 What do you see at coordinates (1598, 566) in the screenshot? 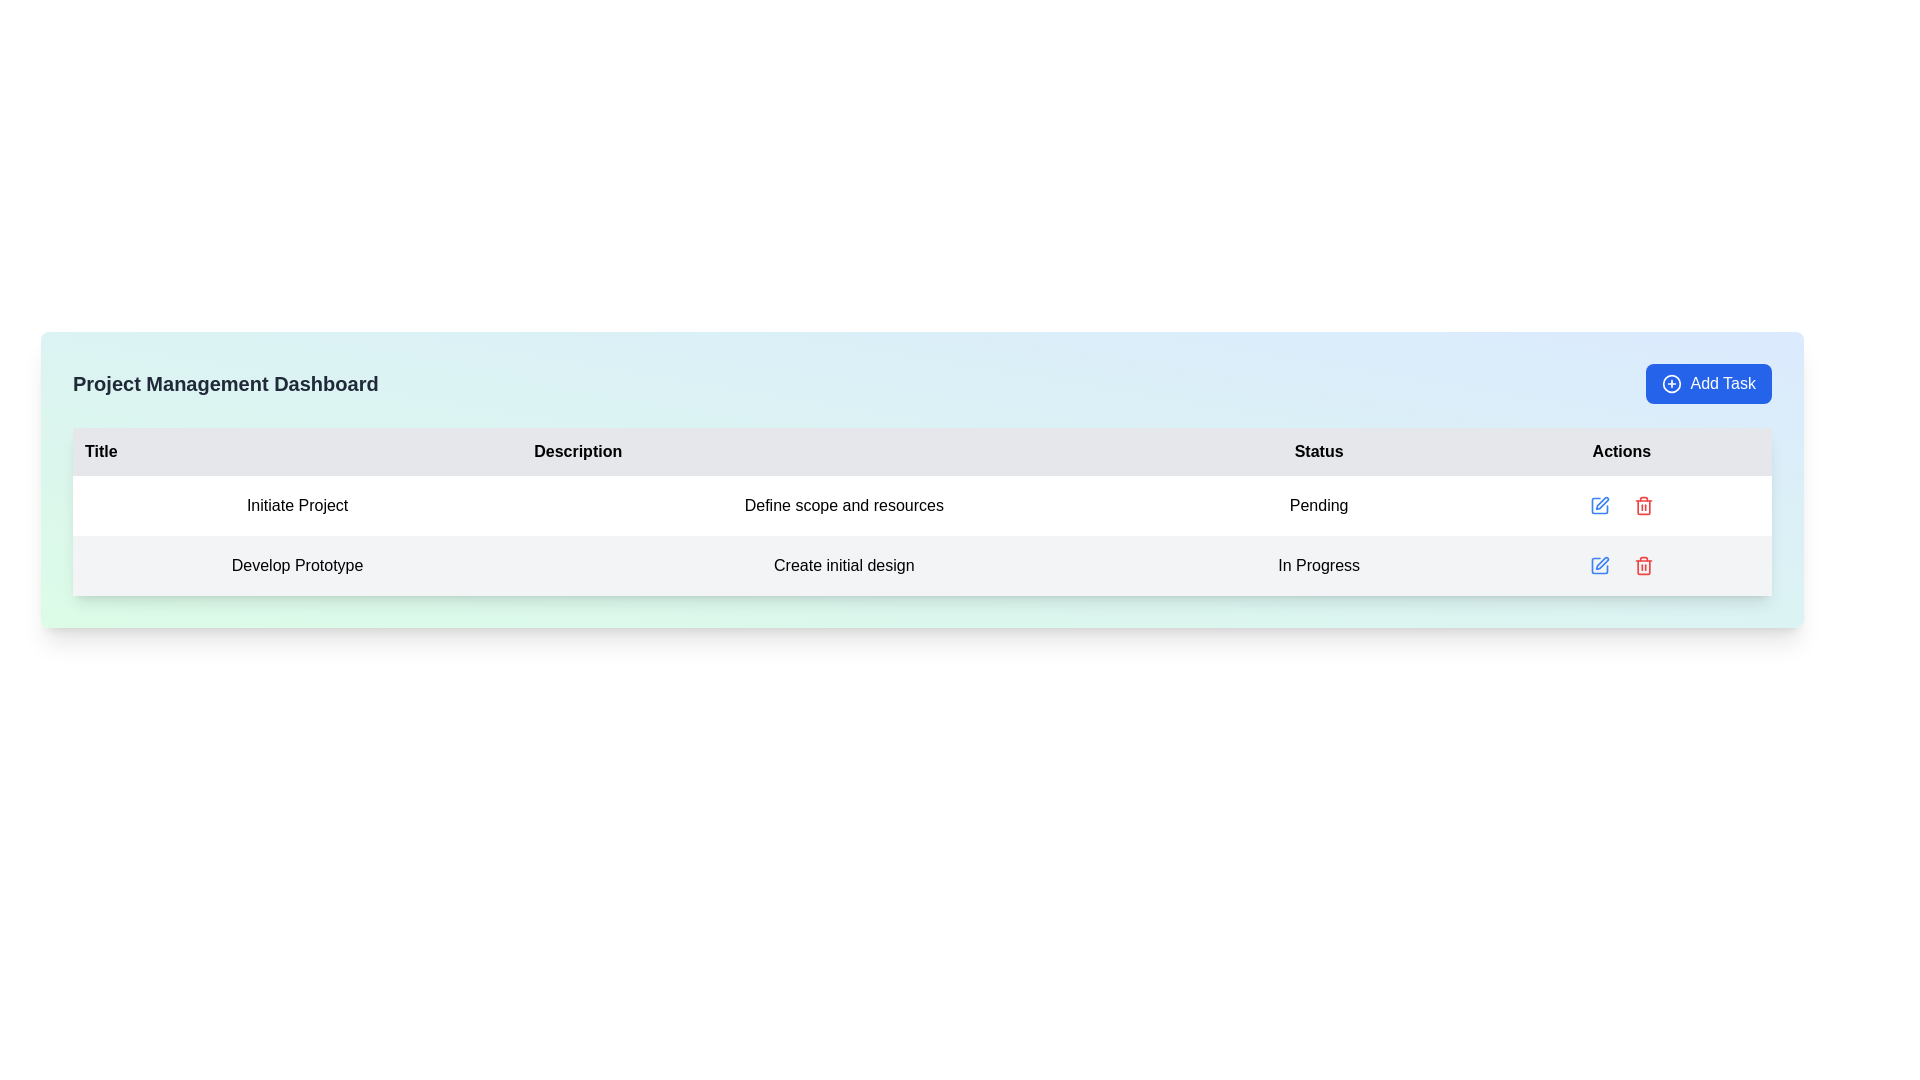
I see `the 'Edit' SVG icon located in the 'Actions' column of the second row for the task labeled 'Develop Prototype'` at bounding box center [1598, 566].